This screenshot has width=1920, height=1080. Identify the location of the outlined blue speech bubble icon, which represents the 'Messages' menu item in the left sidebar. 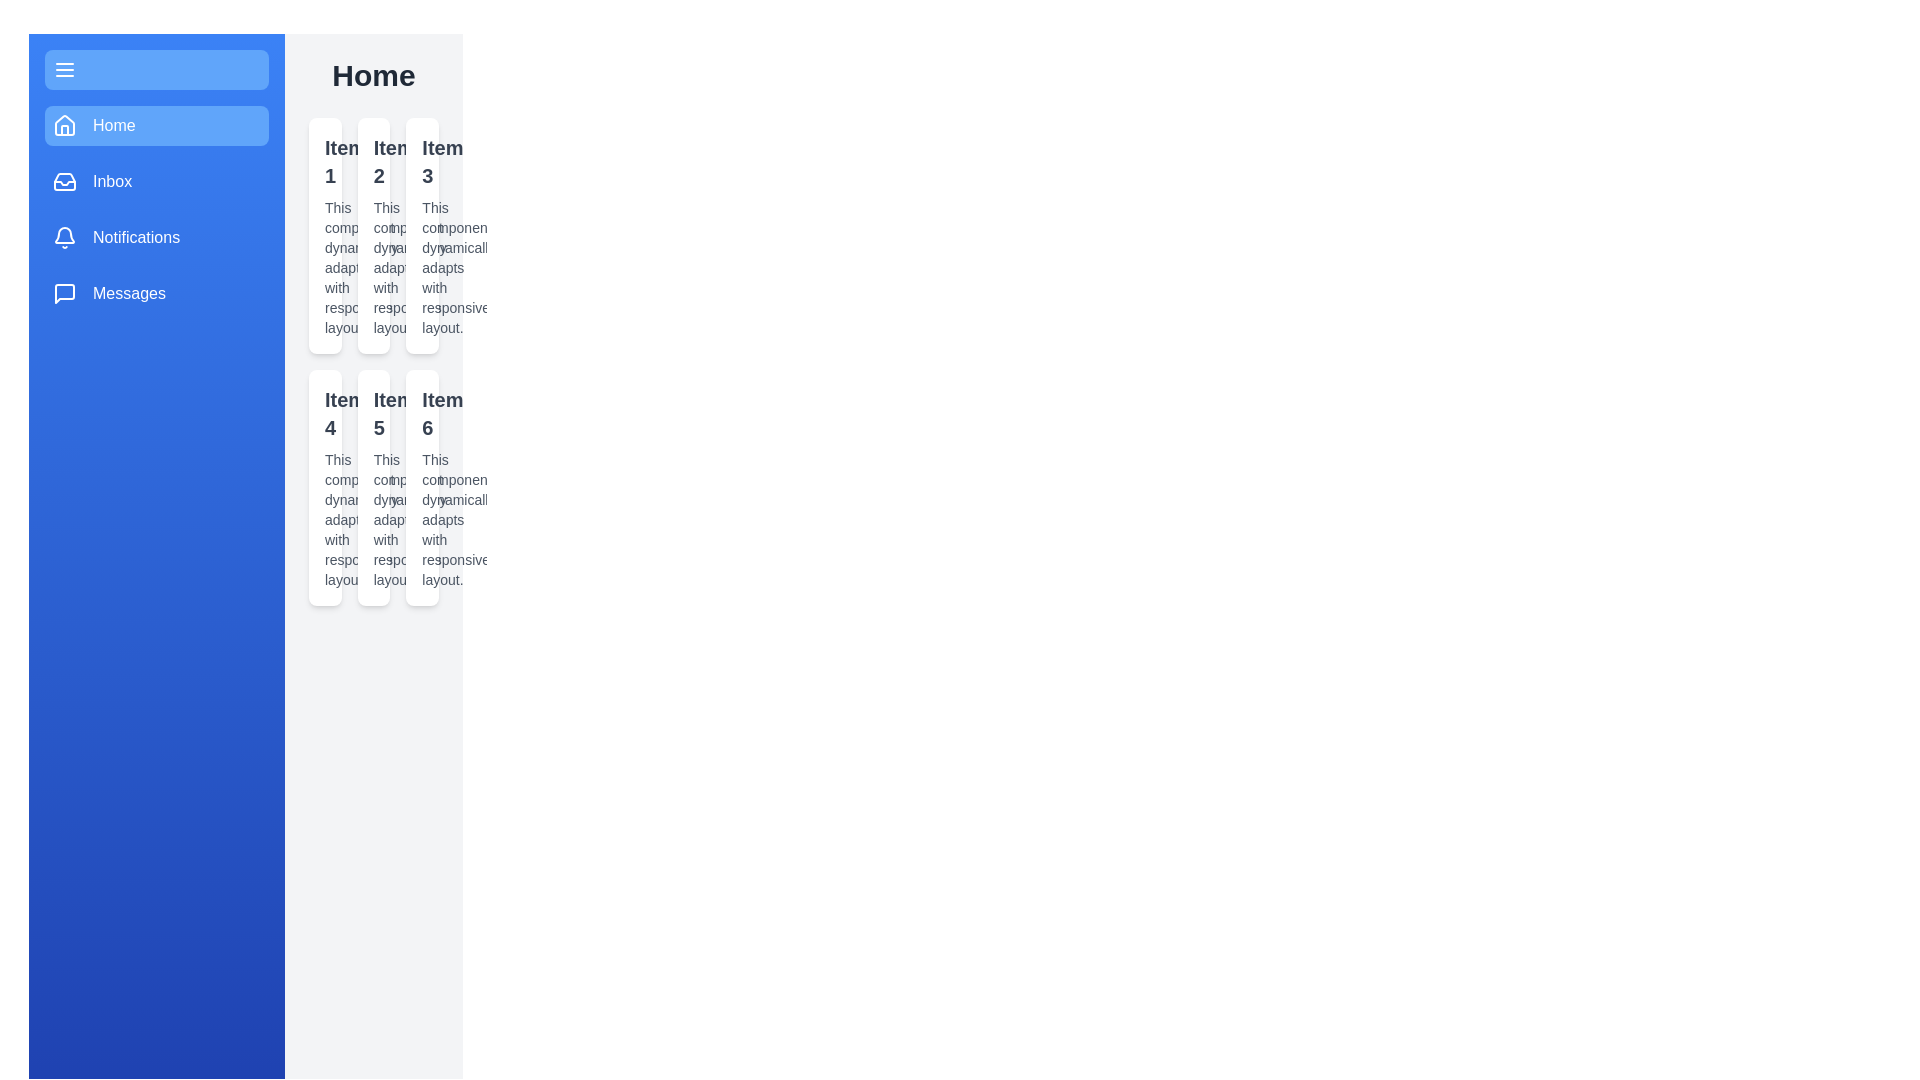
(65, 293).